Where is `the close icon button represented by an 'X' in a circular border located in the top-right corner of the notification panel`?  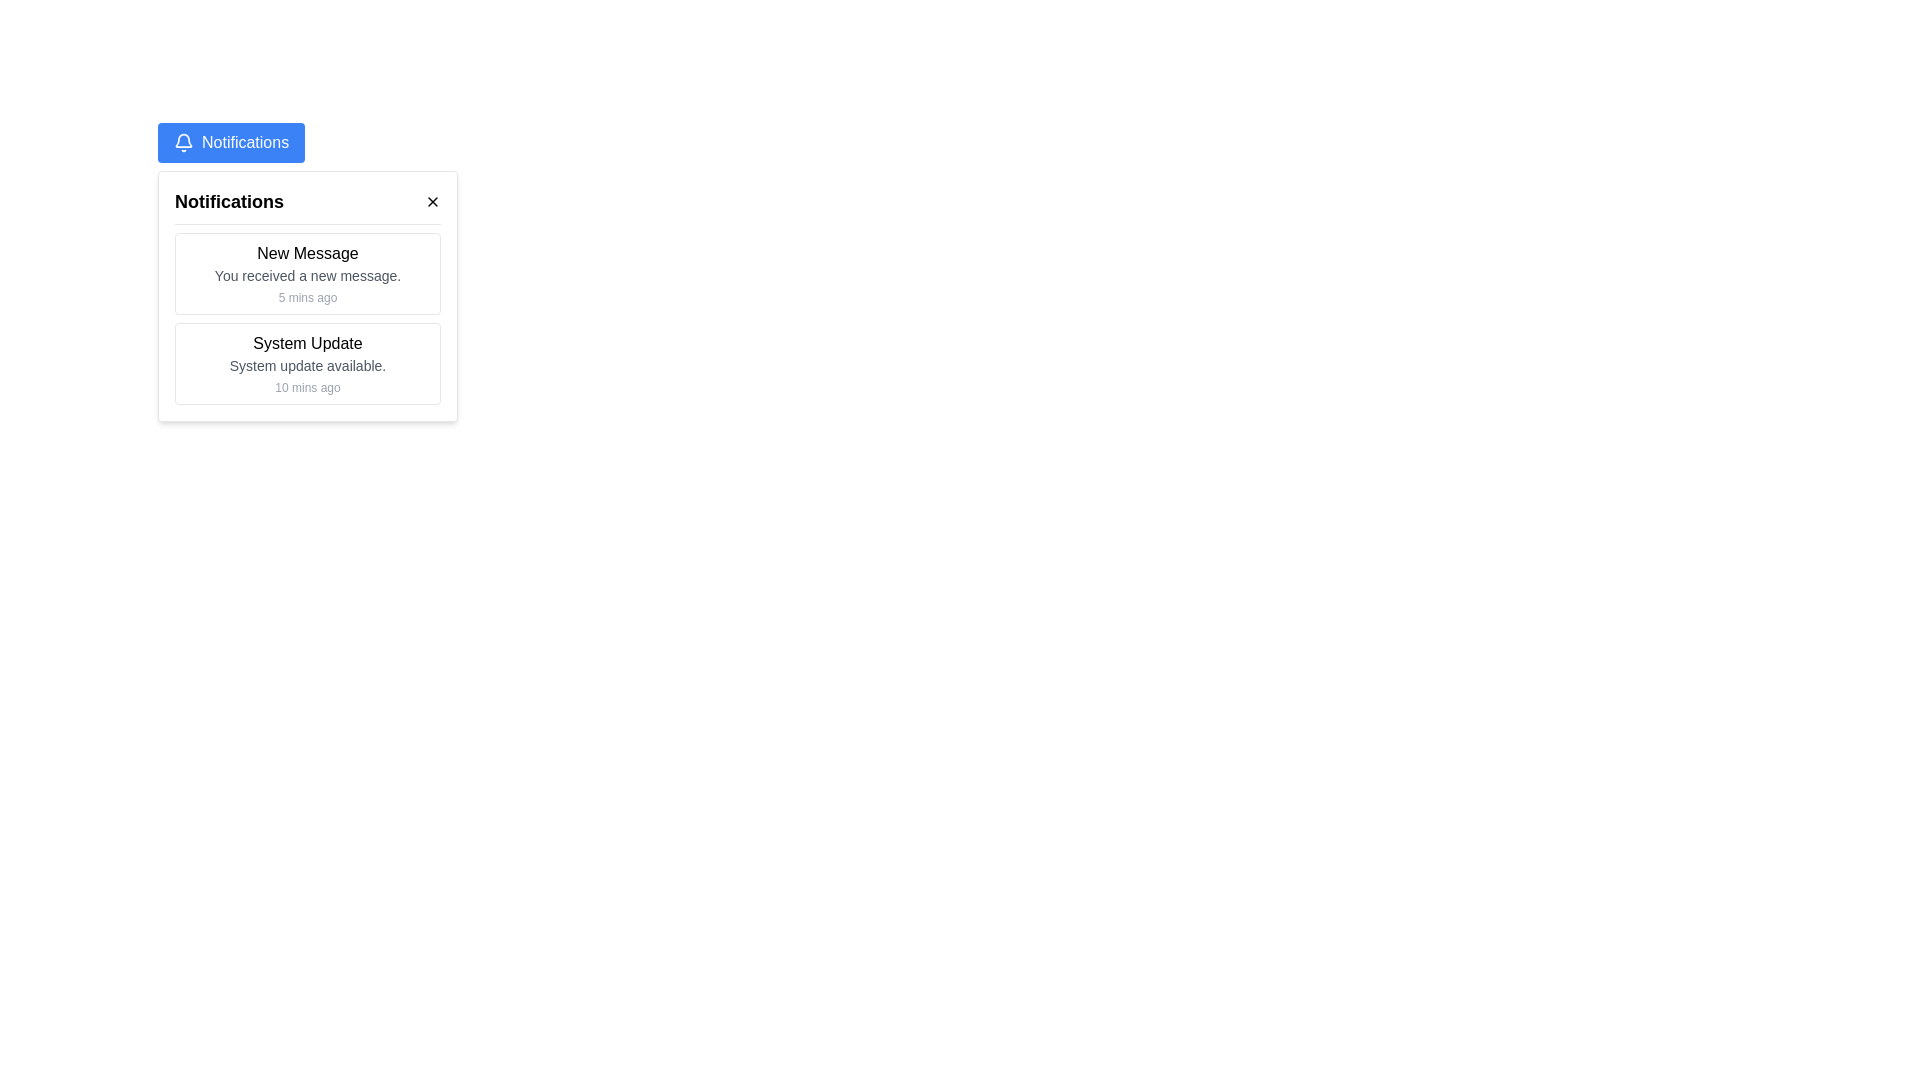 the close icon button represented by an 'X' in a circular border located in the top-right corner of the notification panel is located at coordinates (431, 201).